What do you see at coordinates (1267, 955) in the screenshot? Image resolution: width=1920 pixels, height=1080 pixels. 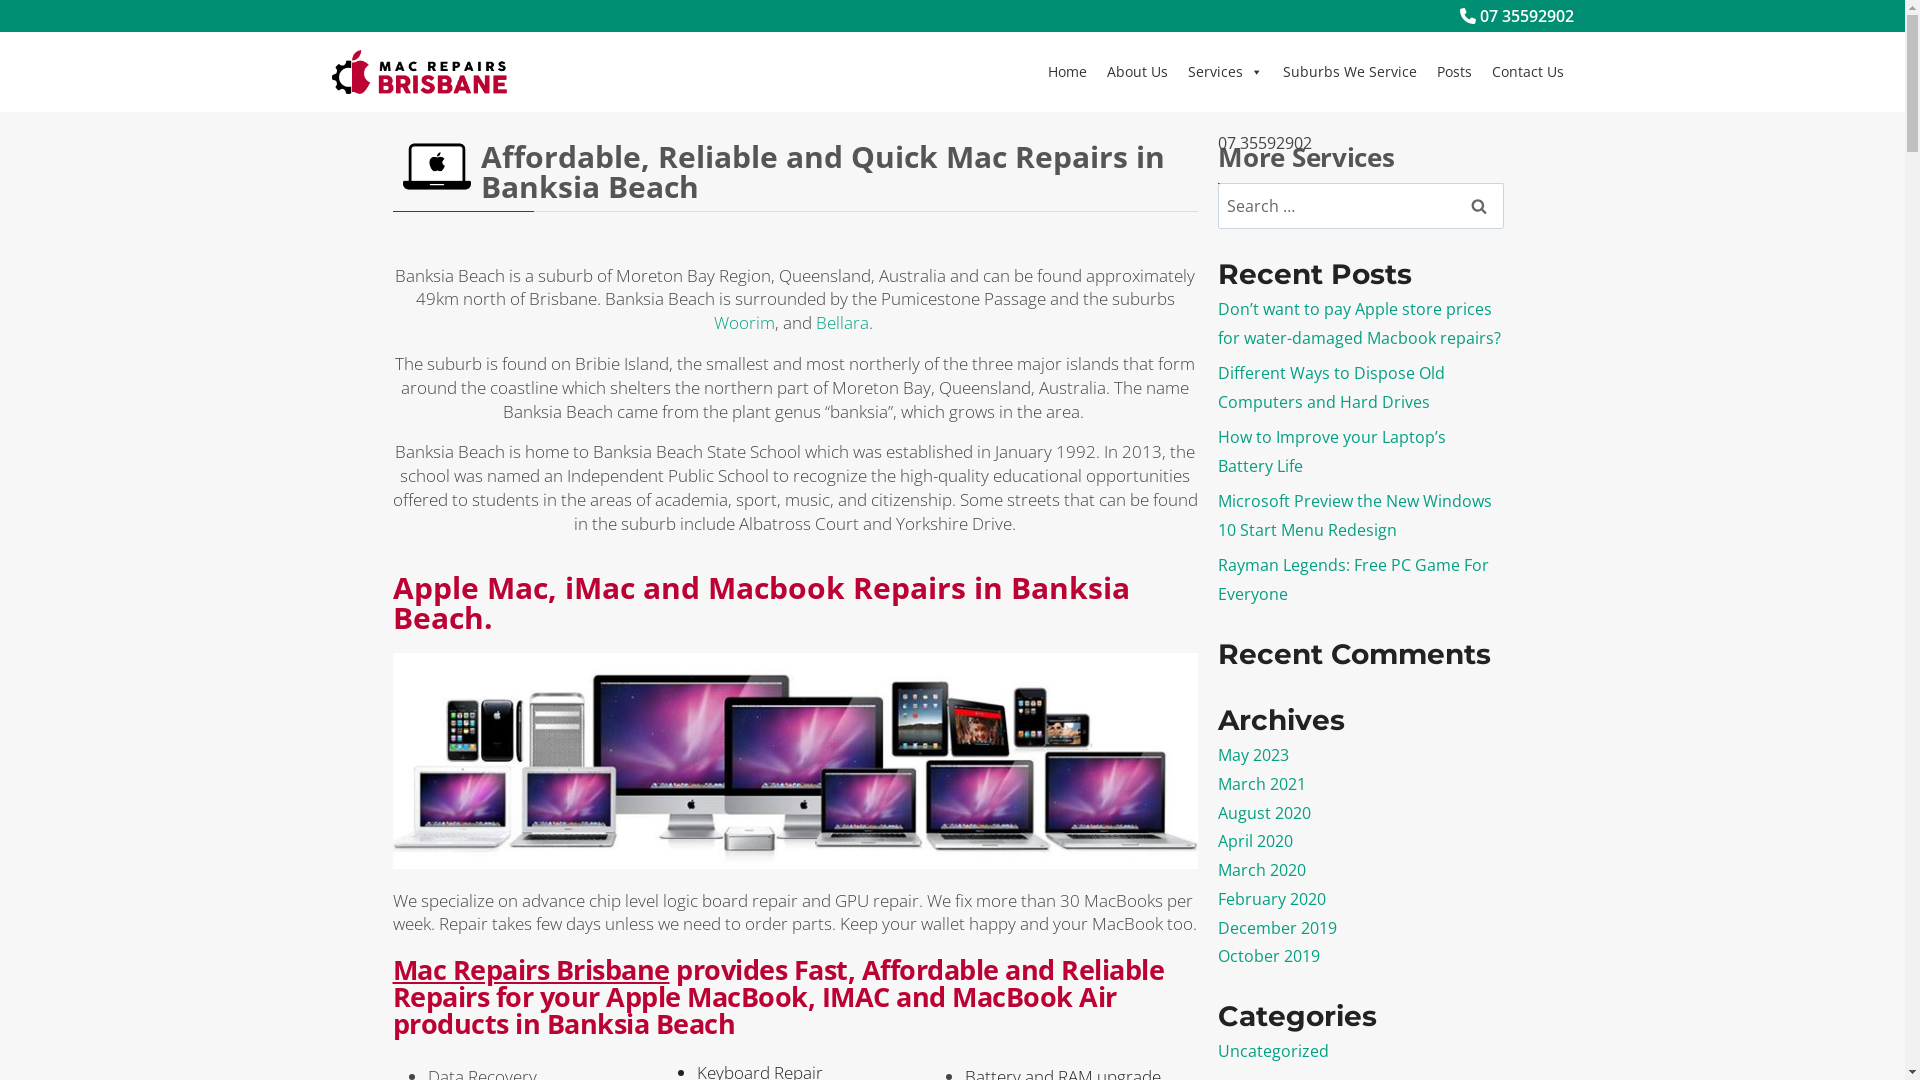 I see `'October 2019'` at bounding box center [1267, 955].